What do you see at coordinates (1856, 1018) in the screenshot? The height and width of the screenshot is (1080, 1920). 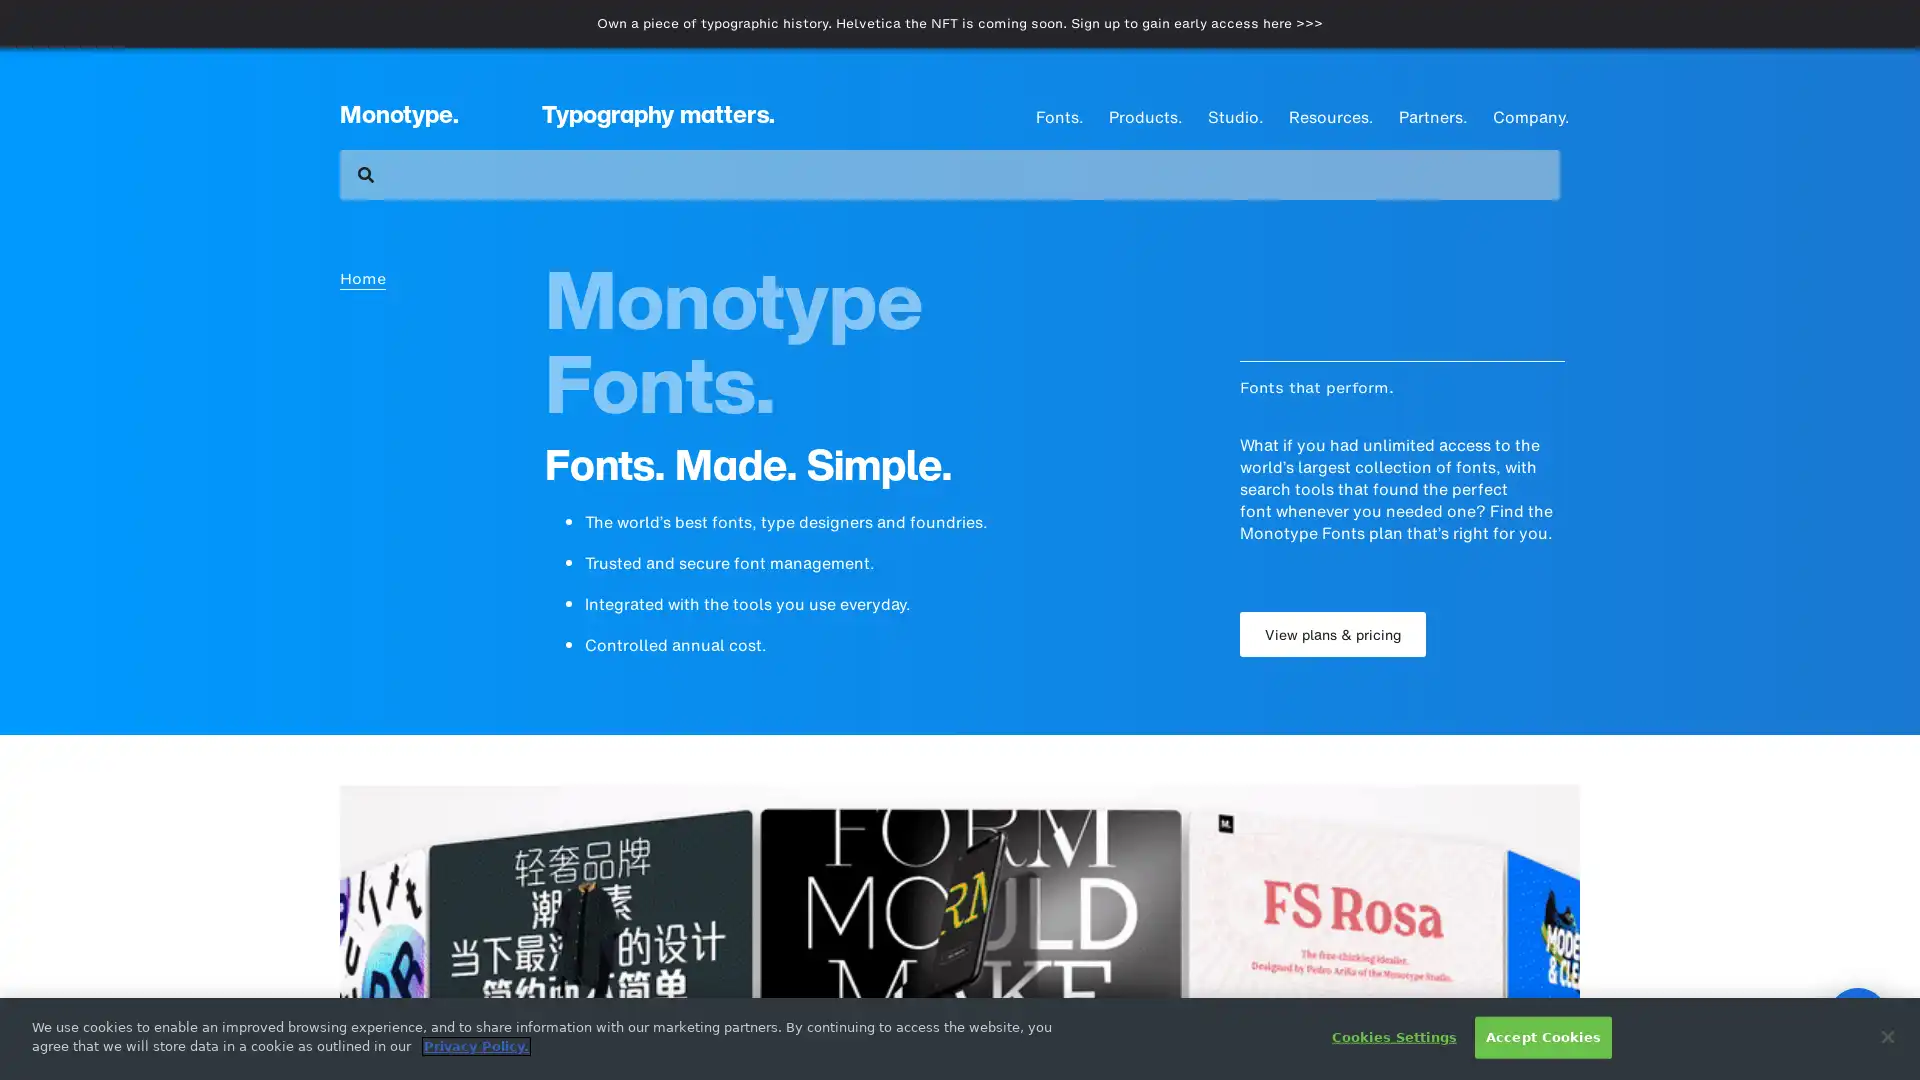 I see `Open Intercom Messenger` at bounding box center [1856, 1018].